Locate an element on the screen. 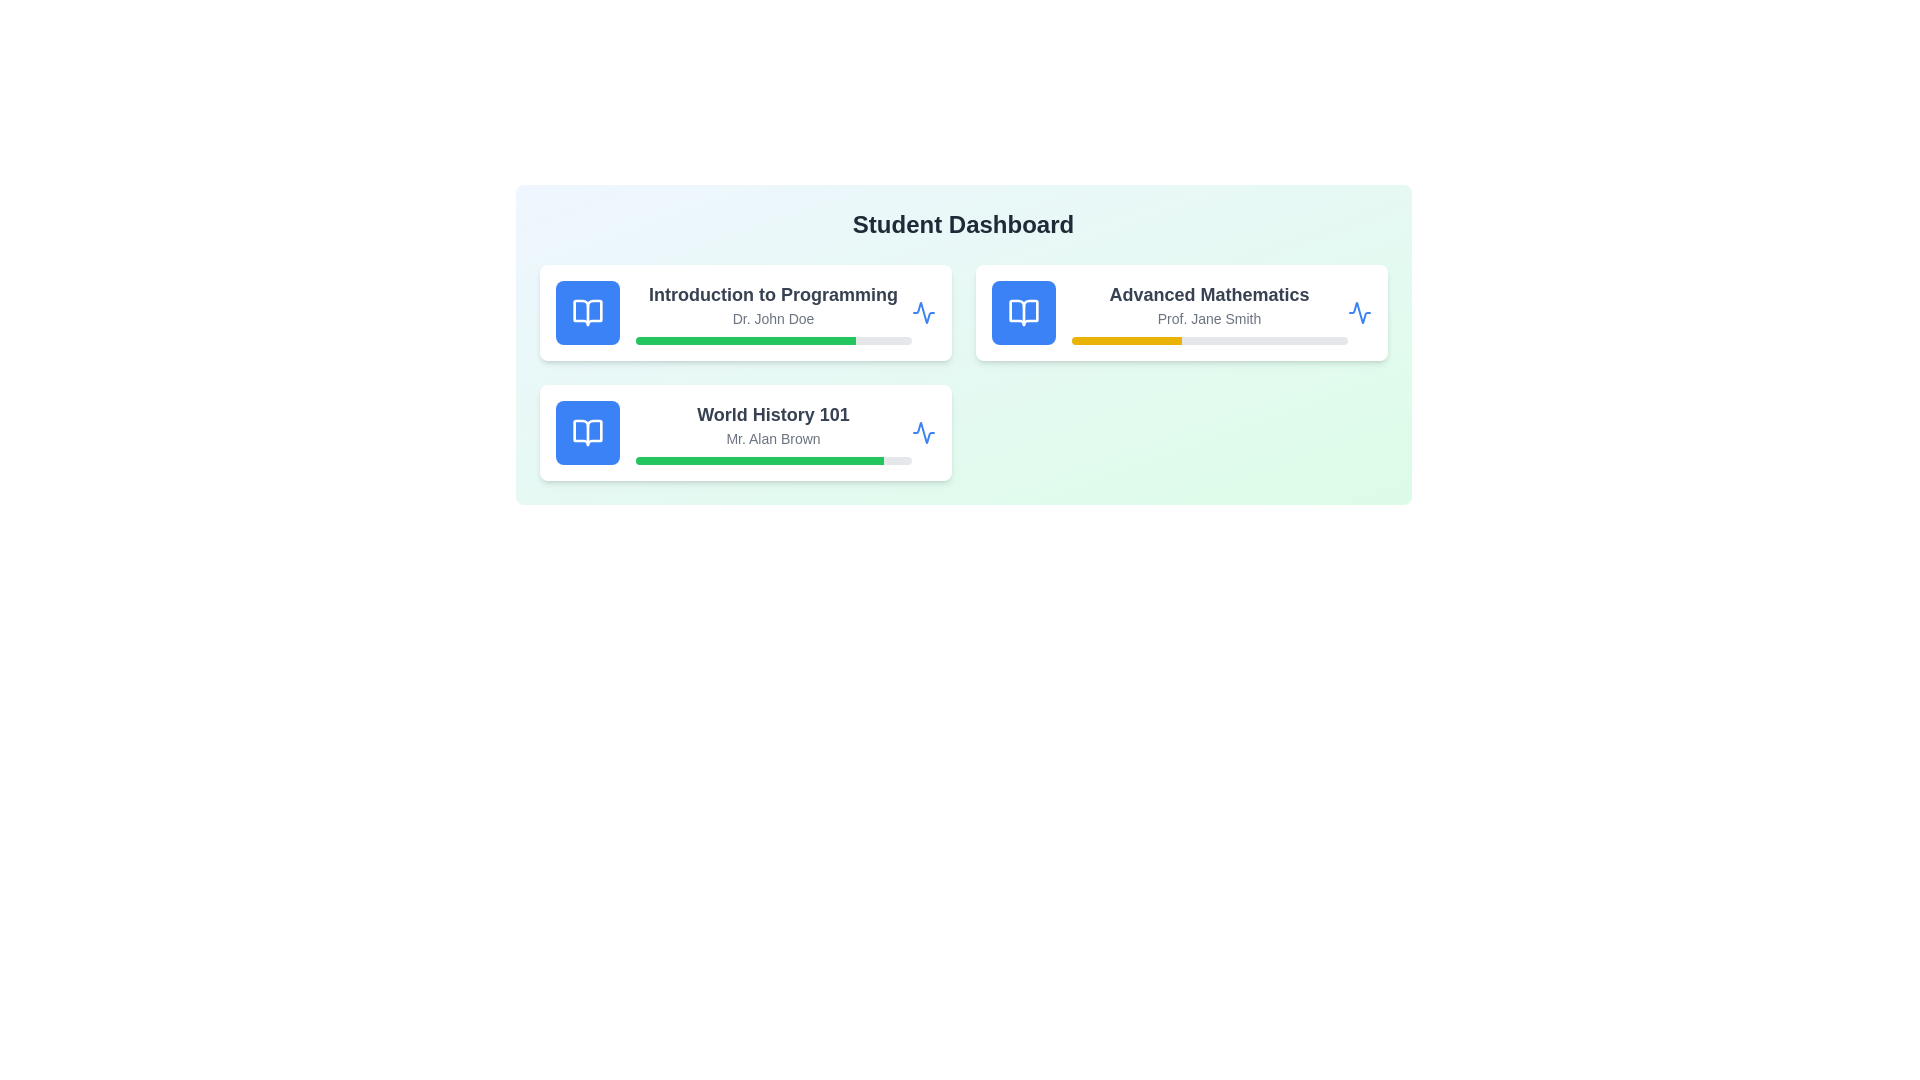  the course card for Introduction to Programming is located at coordinates (744, 312).